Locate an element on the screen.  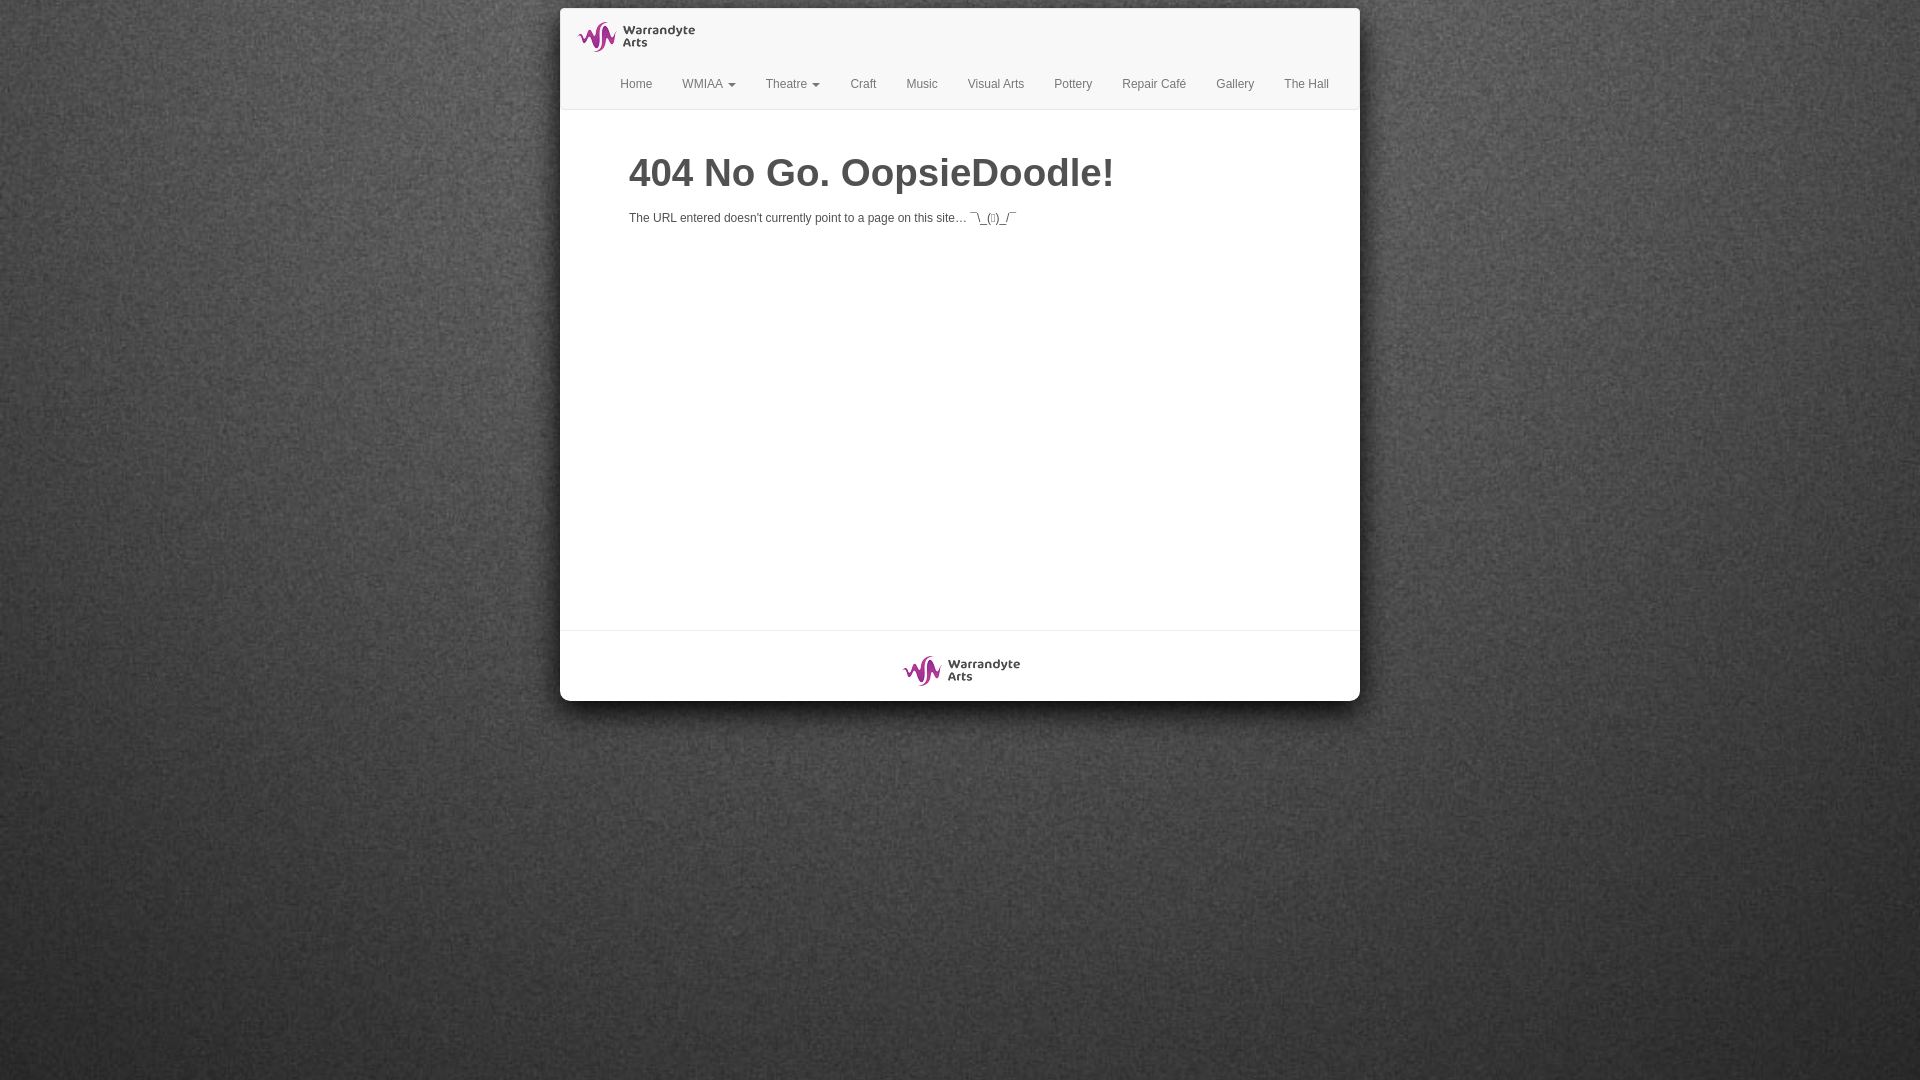
'Craft' is located at coordinates (863, 83).